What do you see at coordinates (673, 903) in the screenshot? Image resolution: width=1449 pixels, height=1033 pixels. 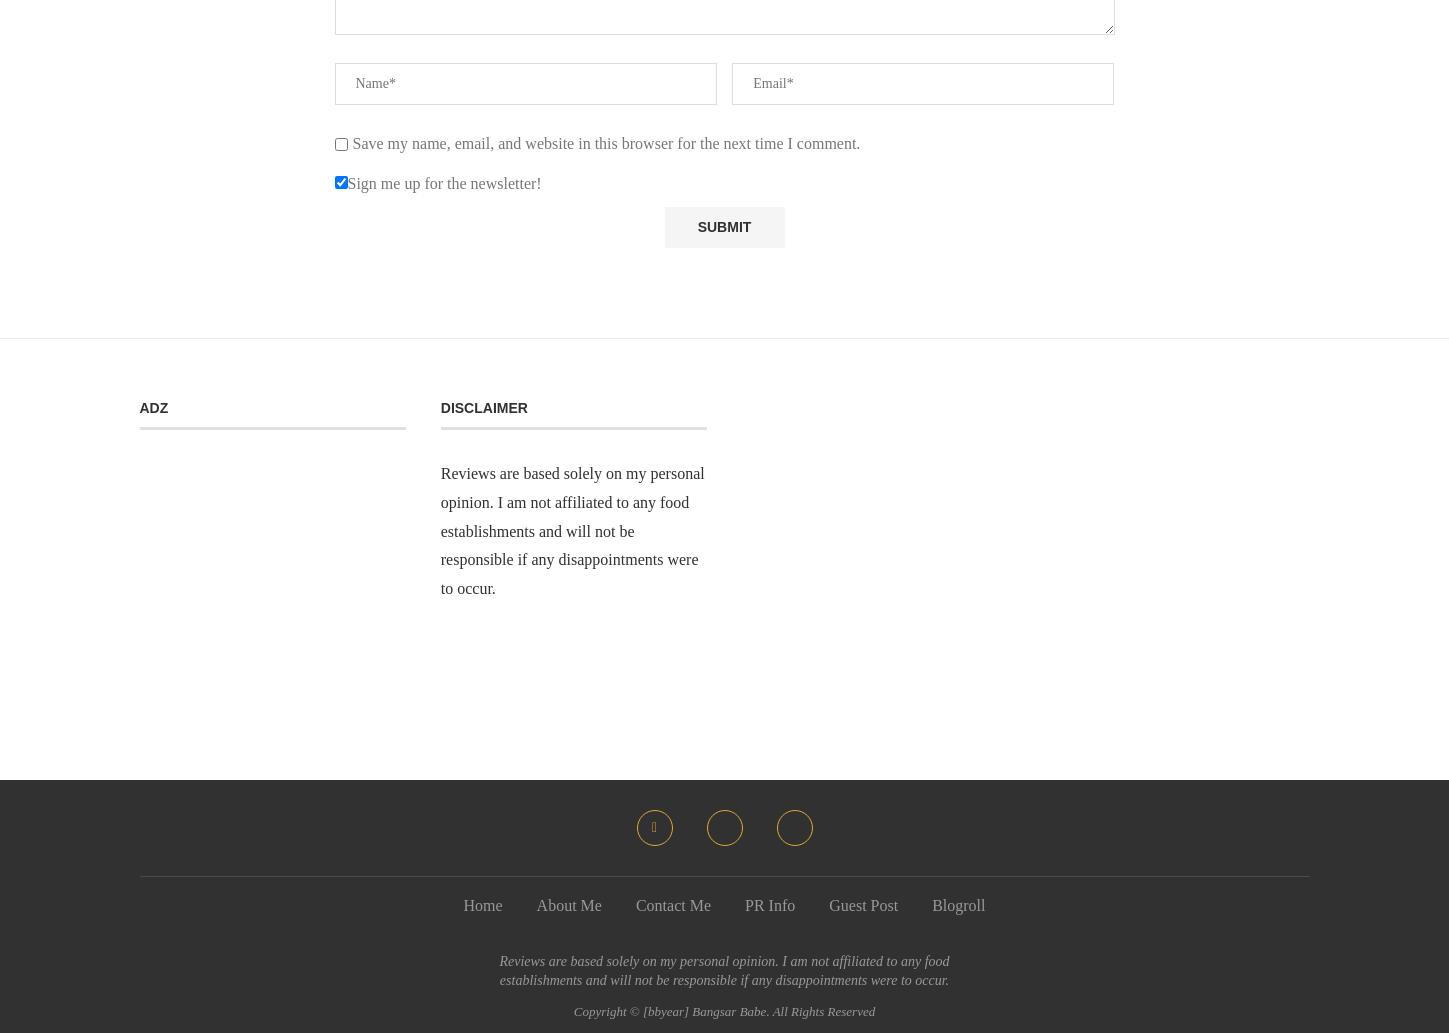 I see `'Contact Me'` at bounding box center [673, 903].